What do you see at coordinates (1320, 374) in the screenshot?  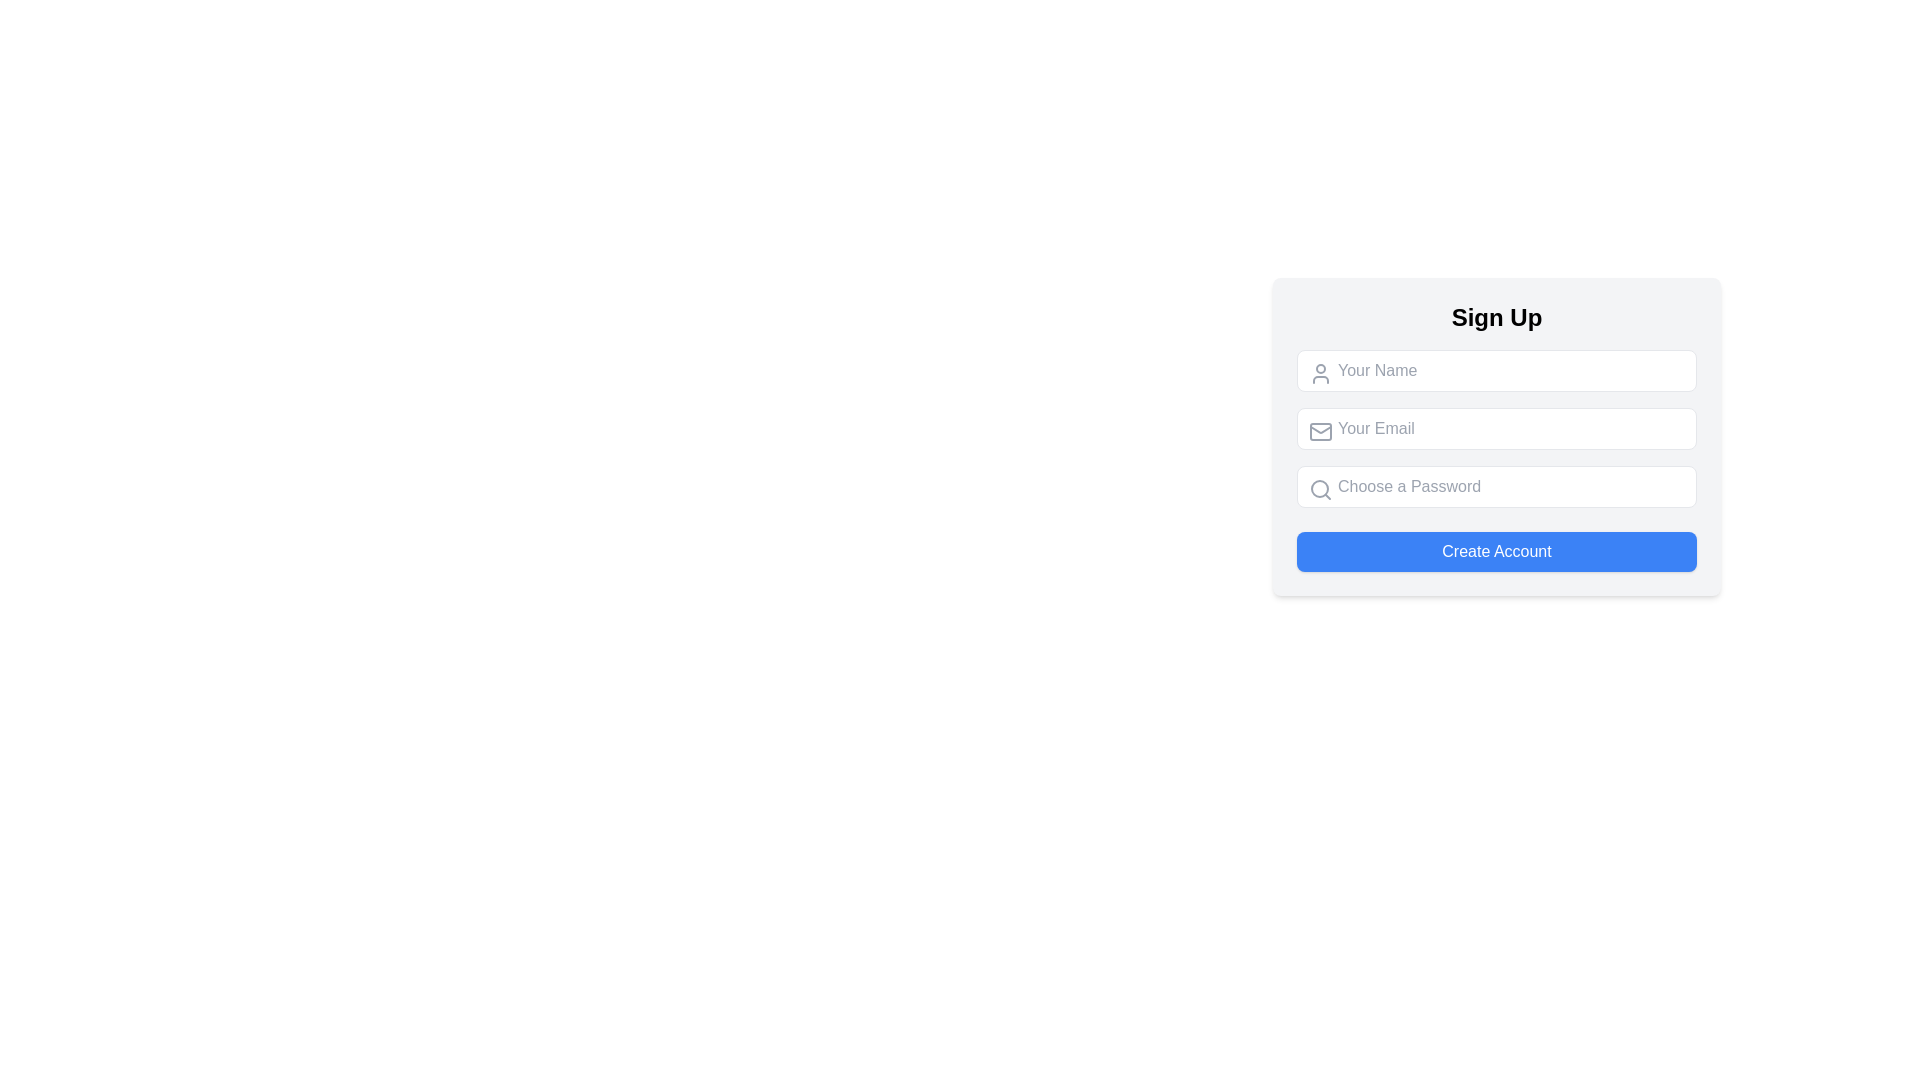 I see `the user profile SVG icon located inside the 'Your Name' input box on the first row of the sign-up form` at bounding box center [1320, 374].